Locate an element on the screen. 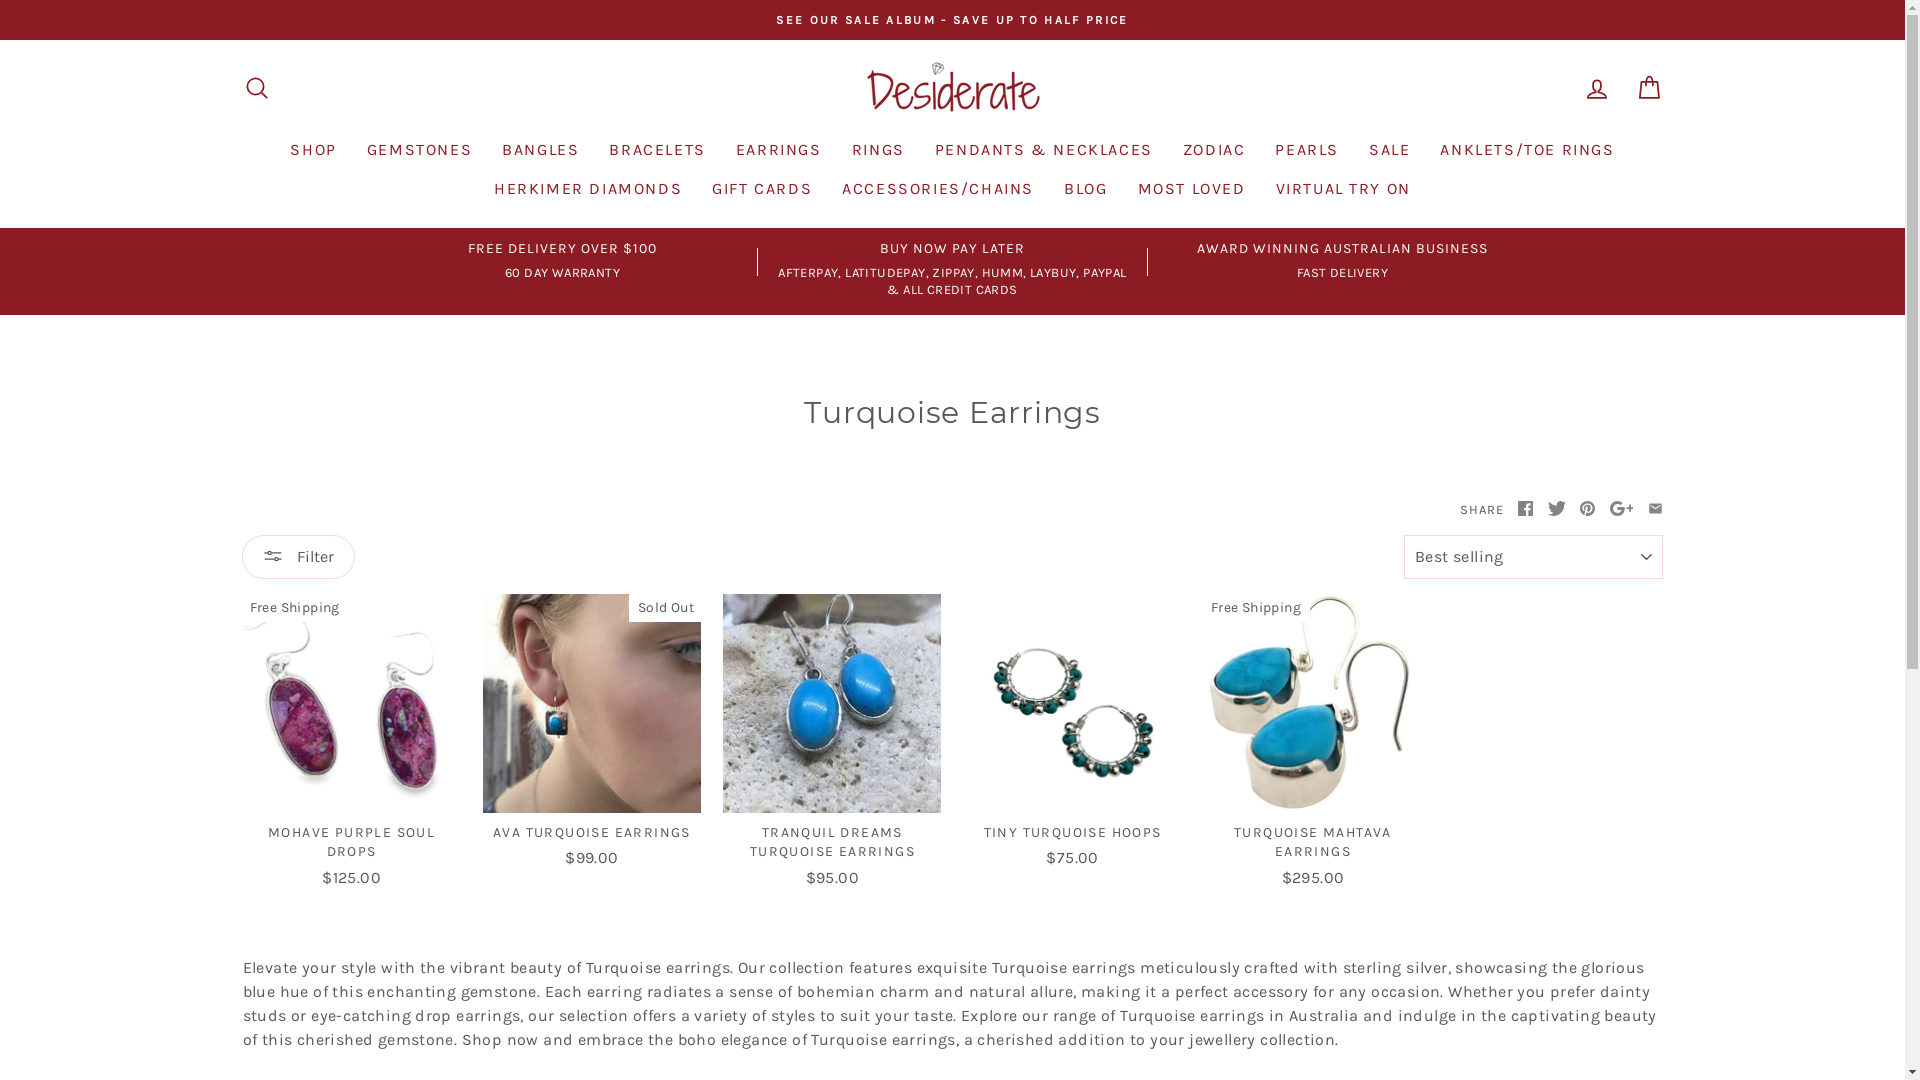 This screenshot has width=1920, height=1080. 'TURQUOISE MAHTAVA EARRINGS is located at coordinates (1203, 744).